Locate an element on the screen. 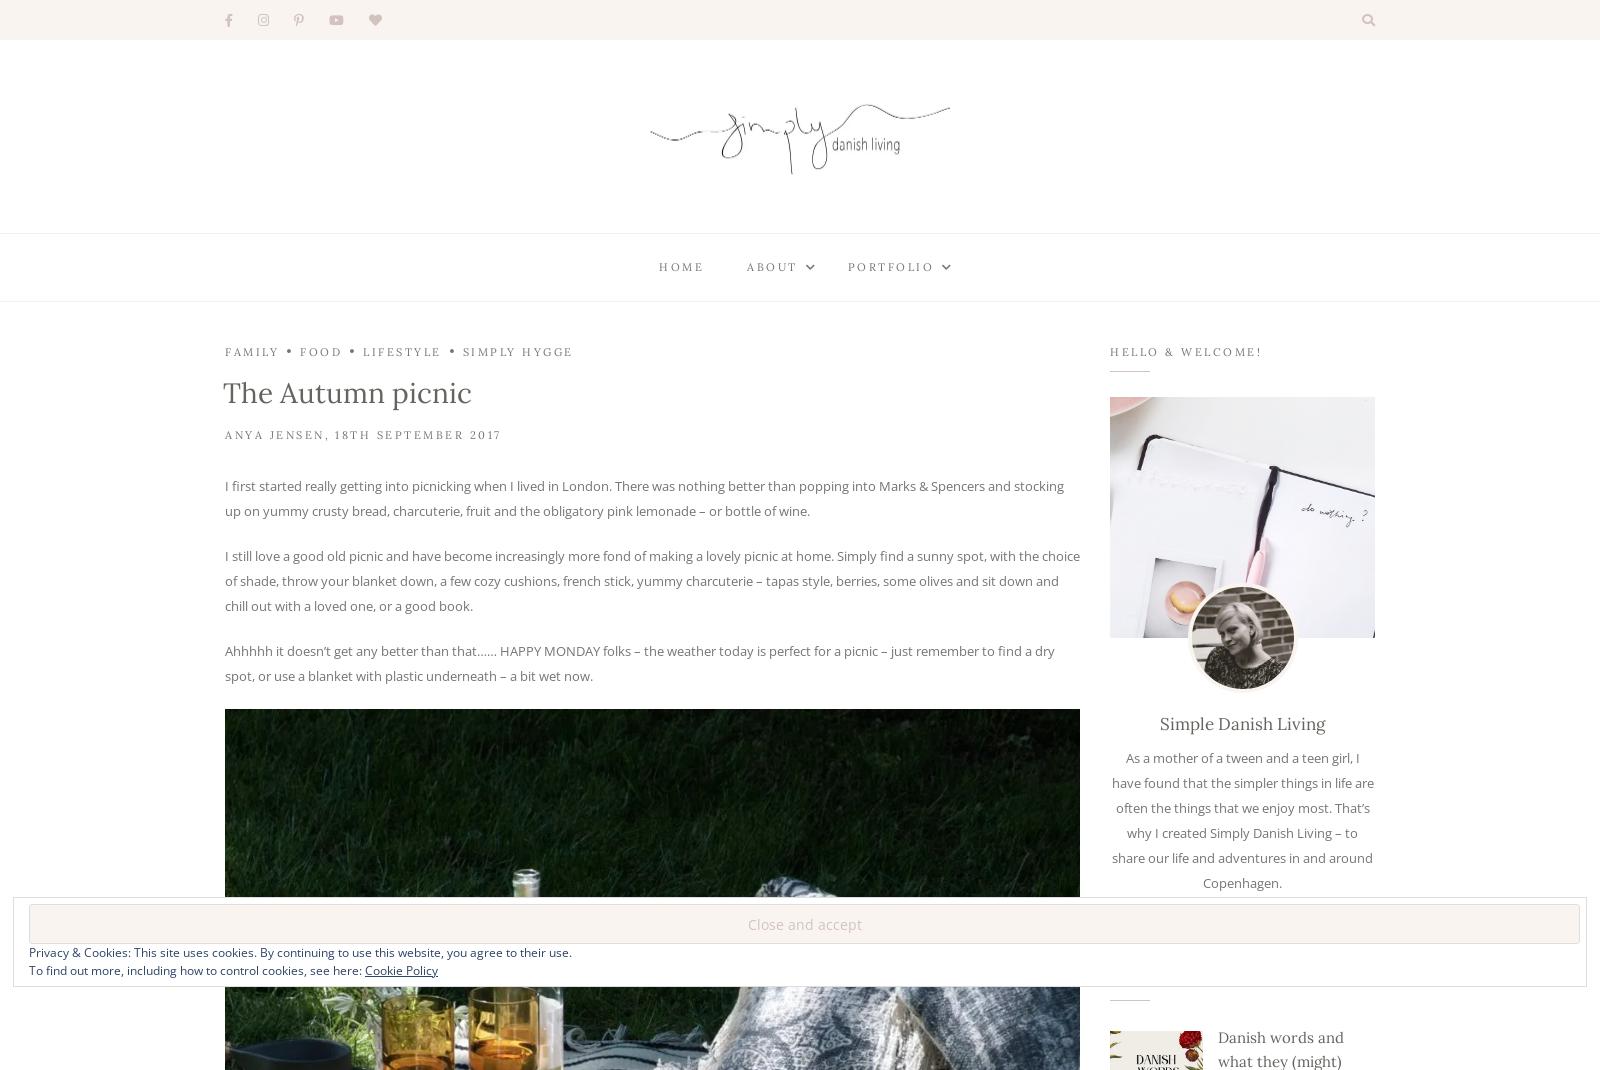 The image size is (1600, 1070). 'Latest posts' is located at coordinates (1164, 979).